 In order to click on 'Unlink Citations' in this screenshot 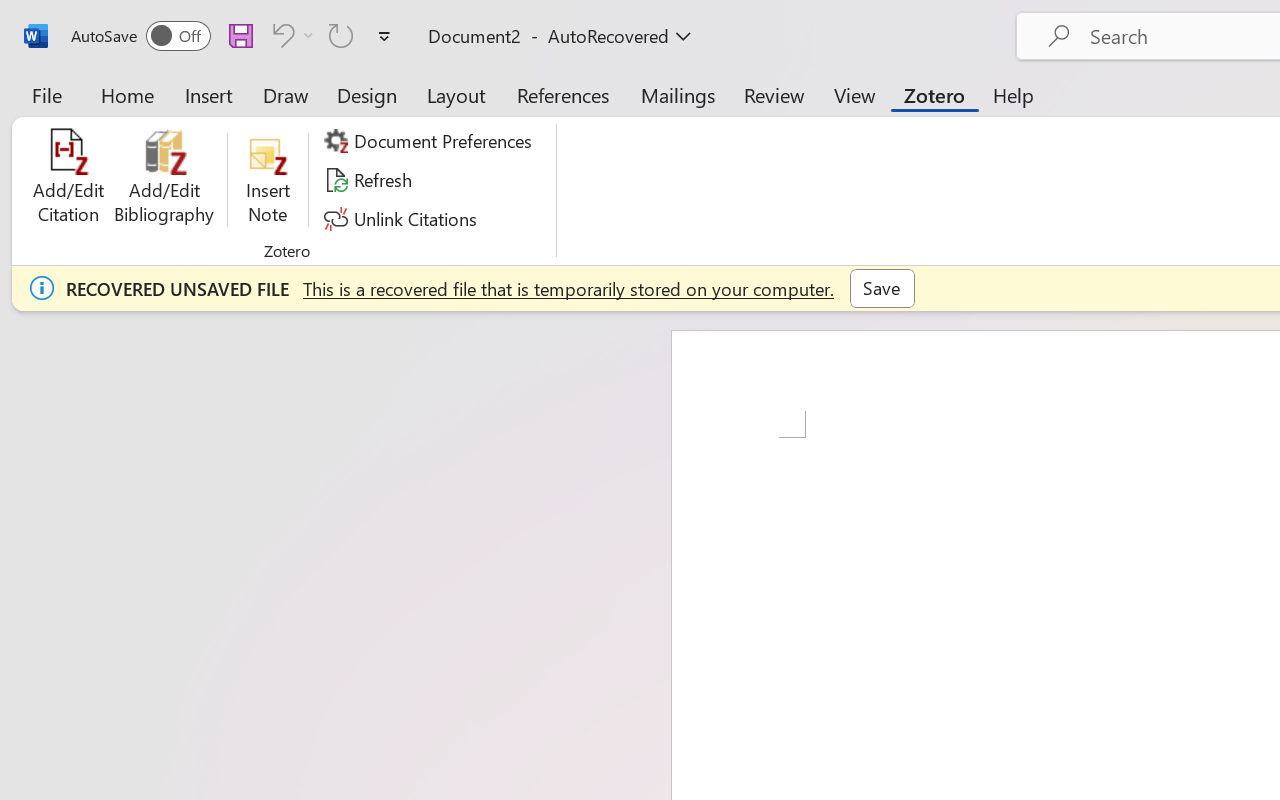, I will do `click(402, 218)`.